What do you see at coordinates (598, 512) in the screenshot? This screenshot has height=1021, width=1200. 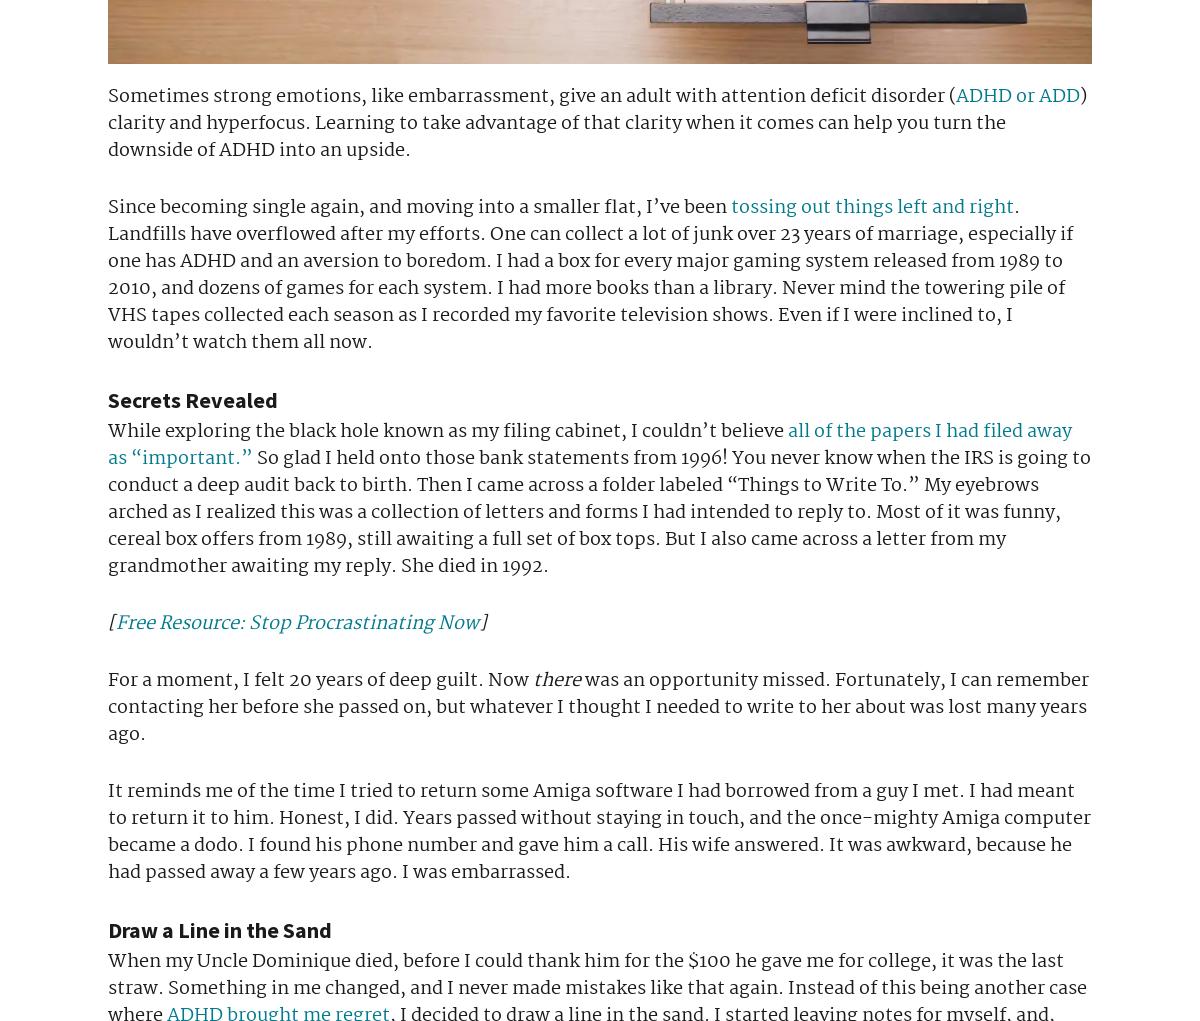 I see `'So glad I held onto those bank statements from 1996! You never know when the IRS is going to conduct a deep audit back to birth. Then I came across a folder labeled “Things to Write To.” My eyebrows arched as I realized this was a collection of letters and forms I had intended to reply to. Most of it was funny, cereal box offers from 1989, still awaiting a full set of box tops. But I also came across a letter from my grandmother awaiting my reply. She died in 1992.'` at bounding box center [598, 512].